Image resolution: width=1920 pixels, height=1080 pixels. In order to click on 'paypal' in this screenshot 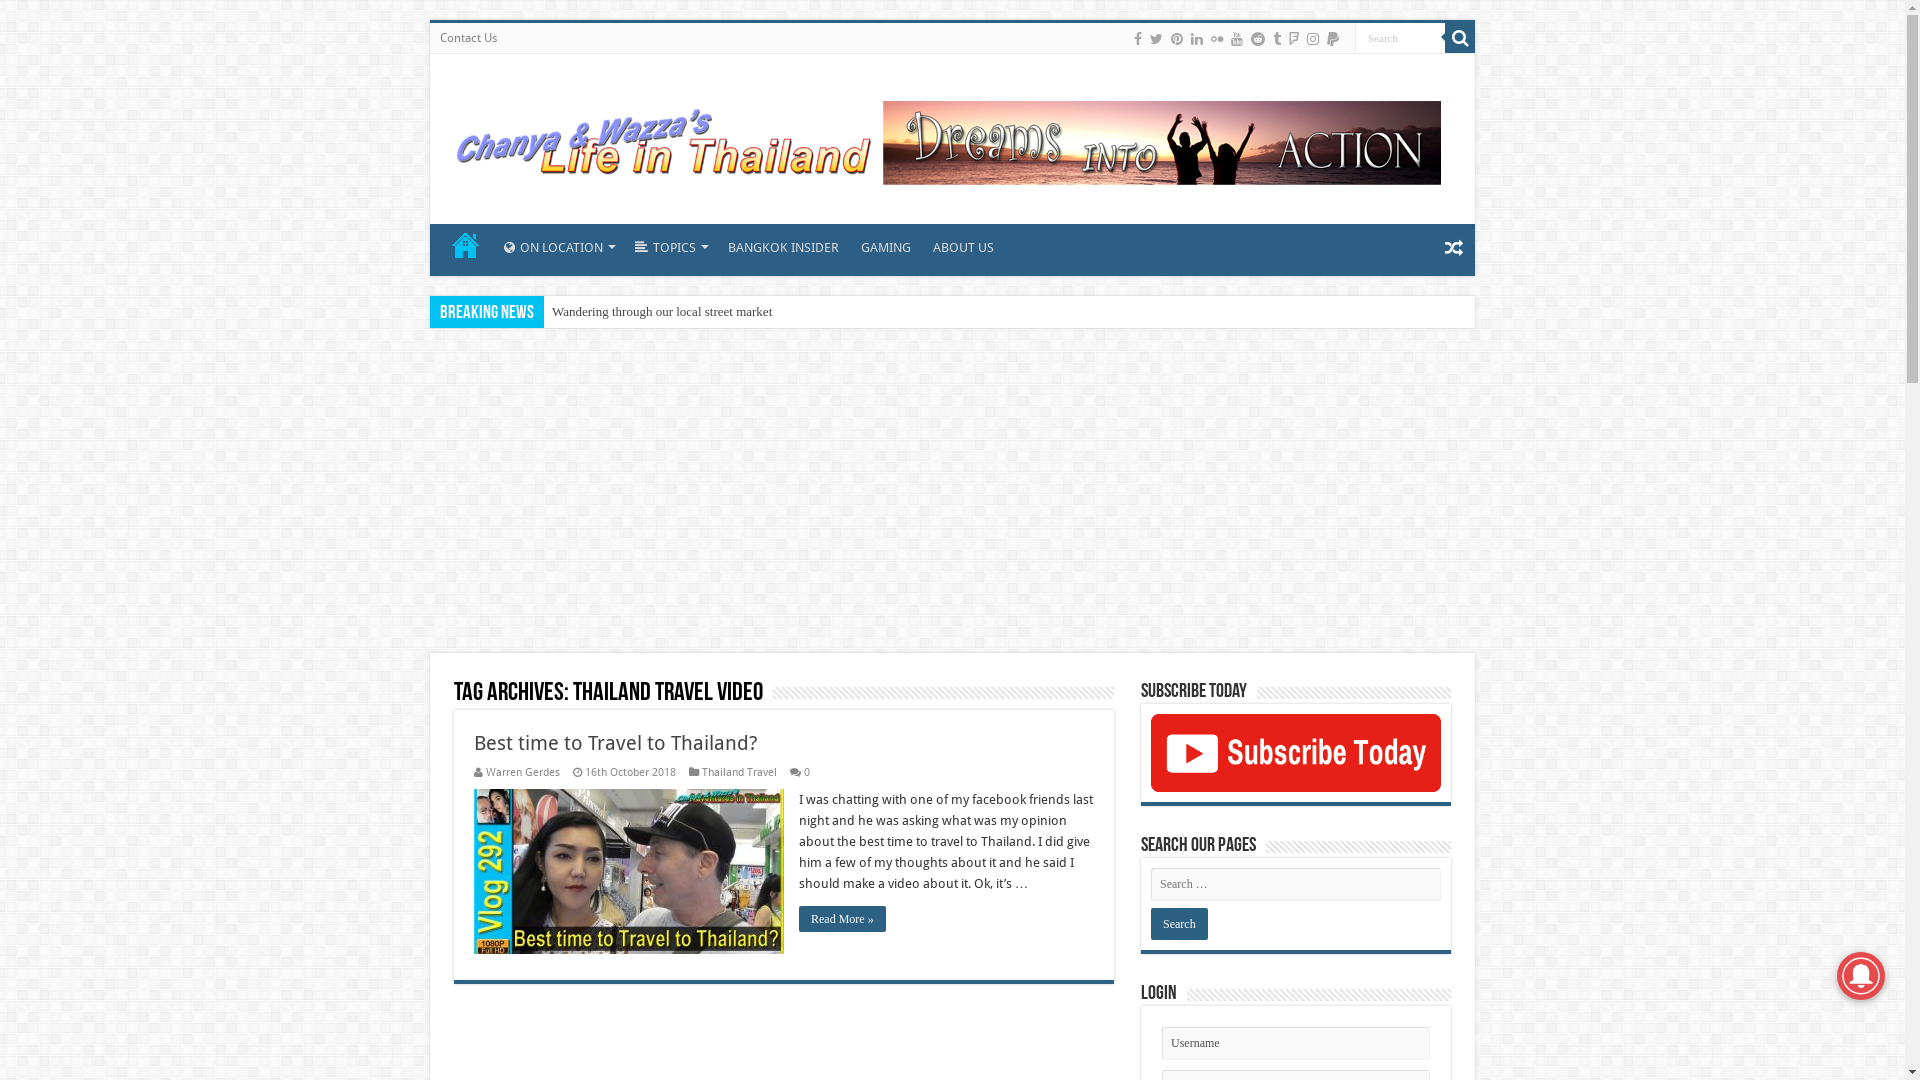, I will do `click(1333, 38)`.